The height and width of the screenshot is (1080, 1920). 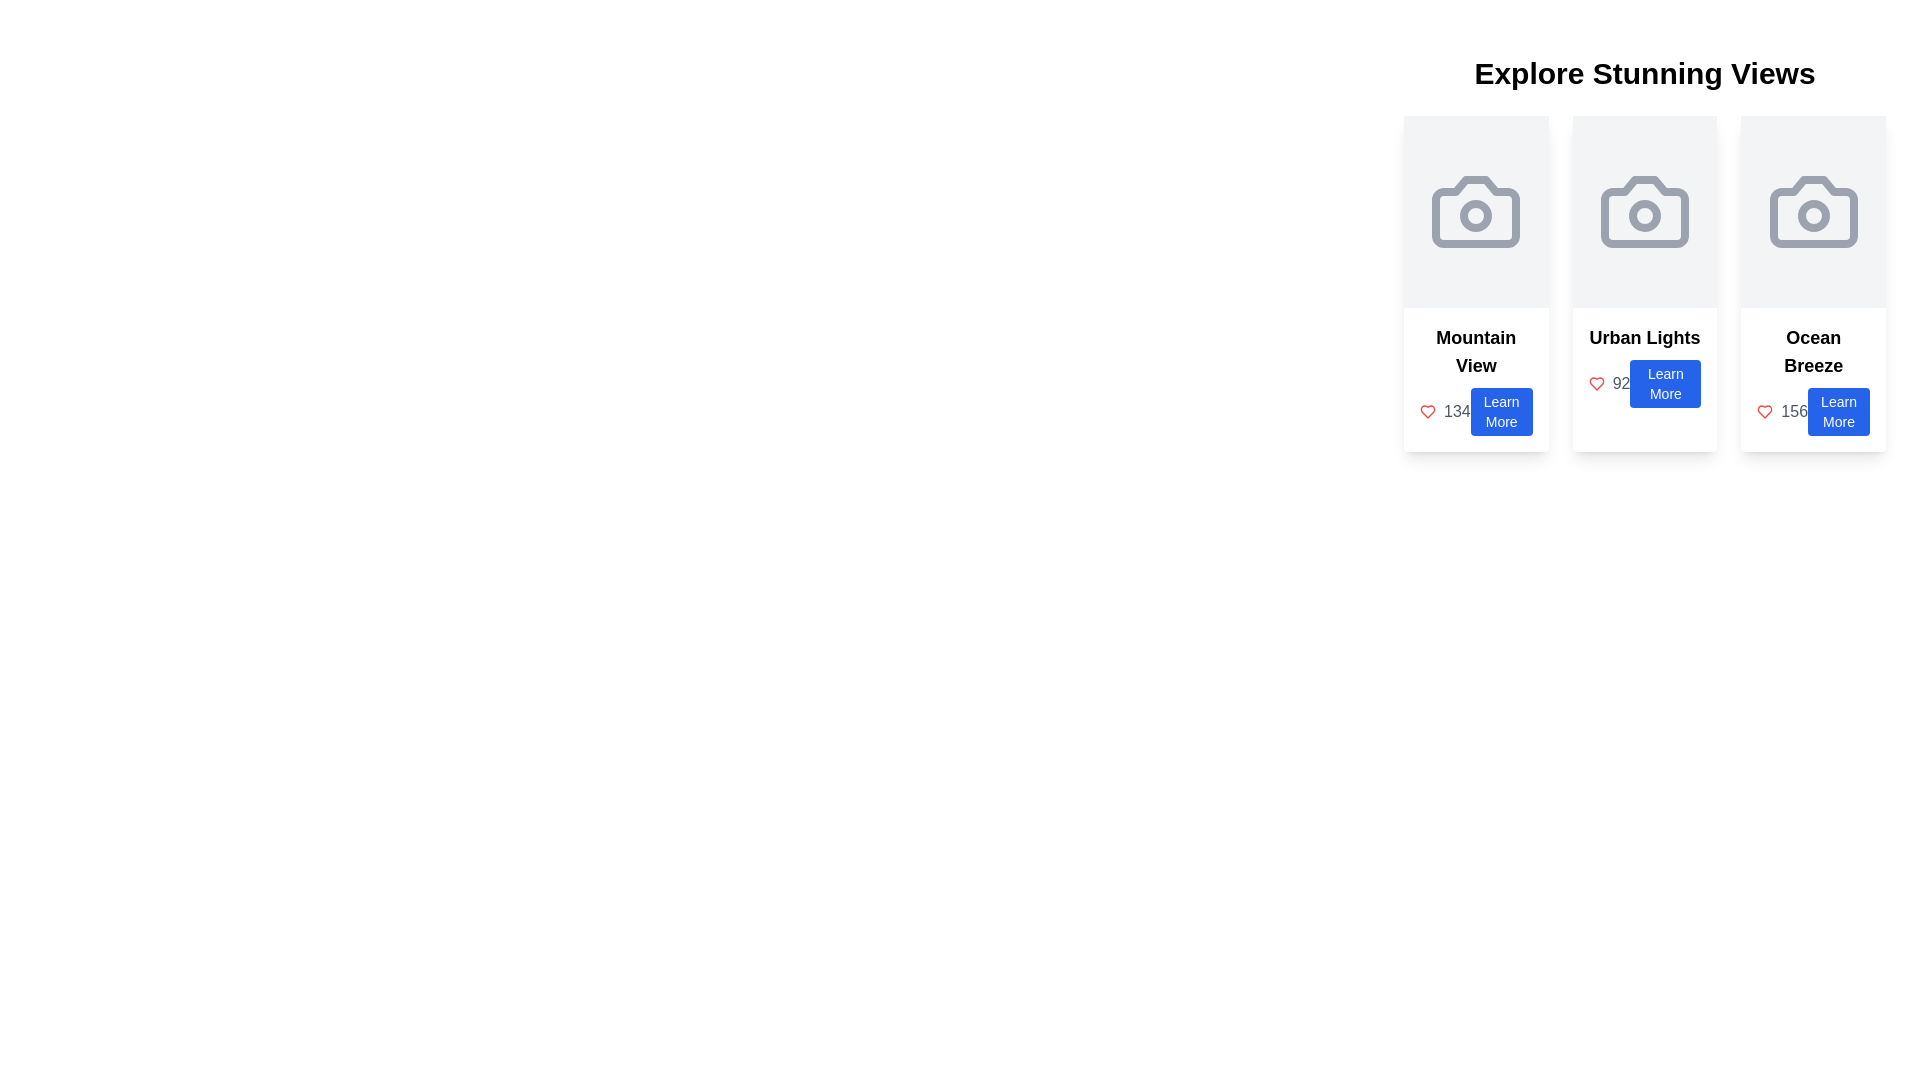 I want to click on the small circular component within the camera icon located in the first card titled 'Mountain View', so click(x=1476, y=216).